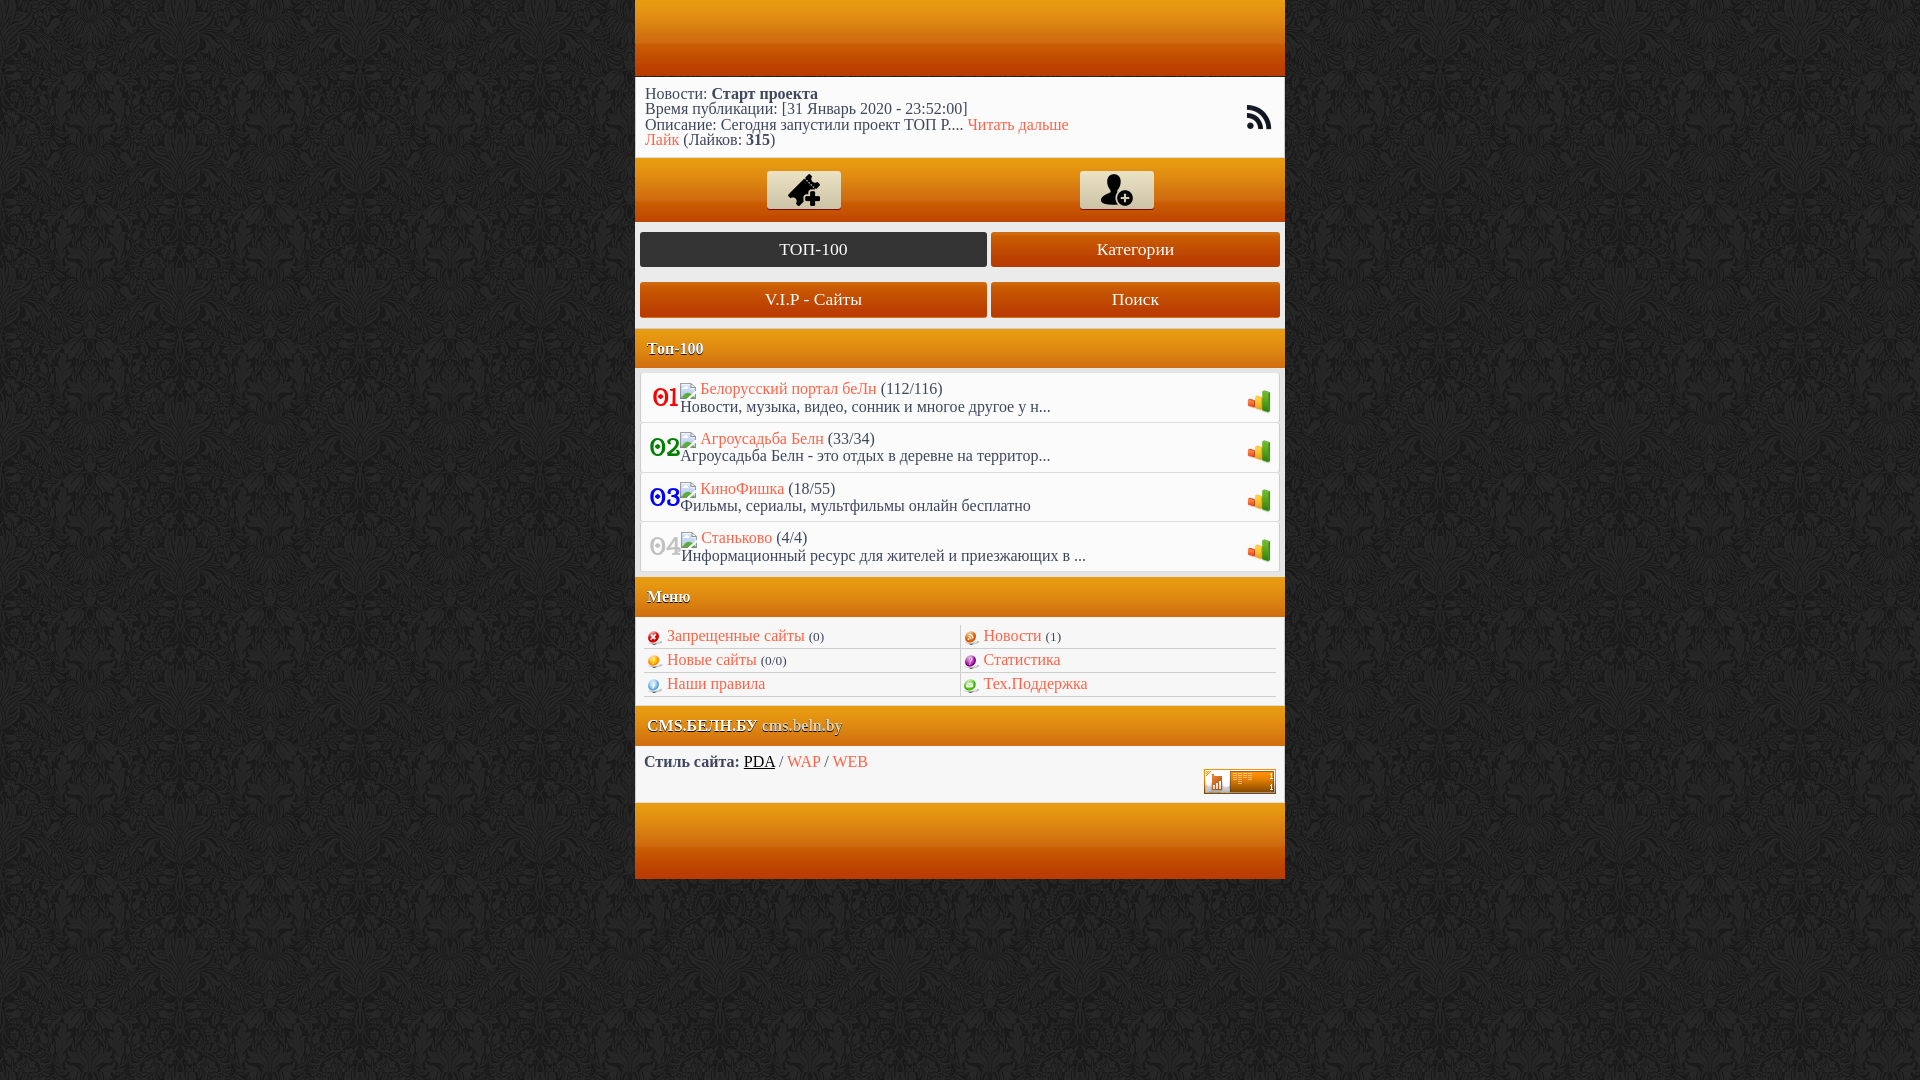  Describe the element at coordinates (802, 725) in the screenshot. I see `'cms.beln.by'` at that location.